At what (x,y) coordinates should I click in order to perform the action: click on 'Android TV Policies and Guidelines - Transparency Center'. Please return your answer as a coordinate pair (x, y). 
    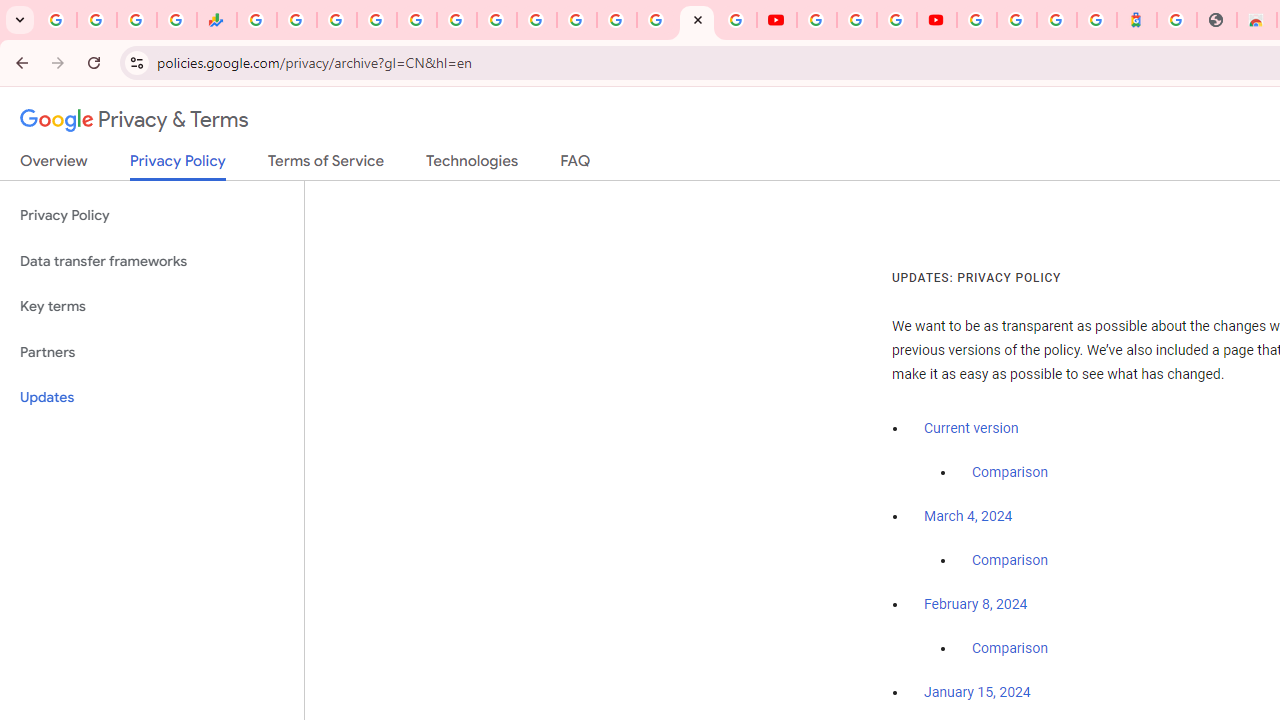
    Looking at the image, I should click on (497, 20).